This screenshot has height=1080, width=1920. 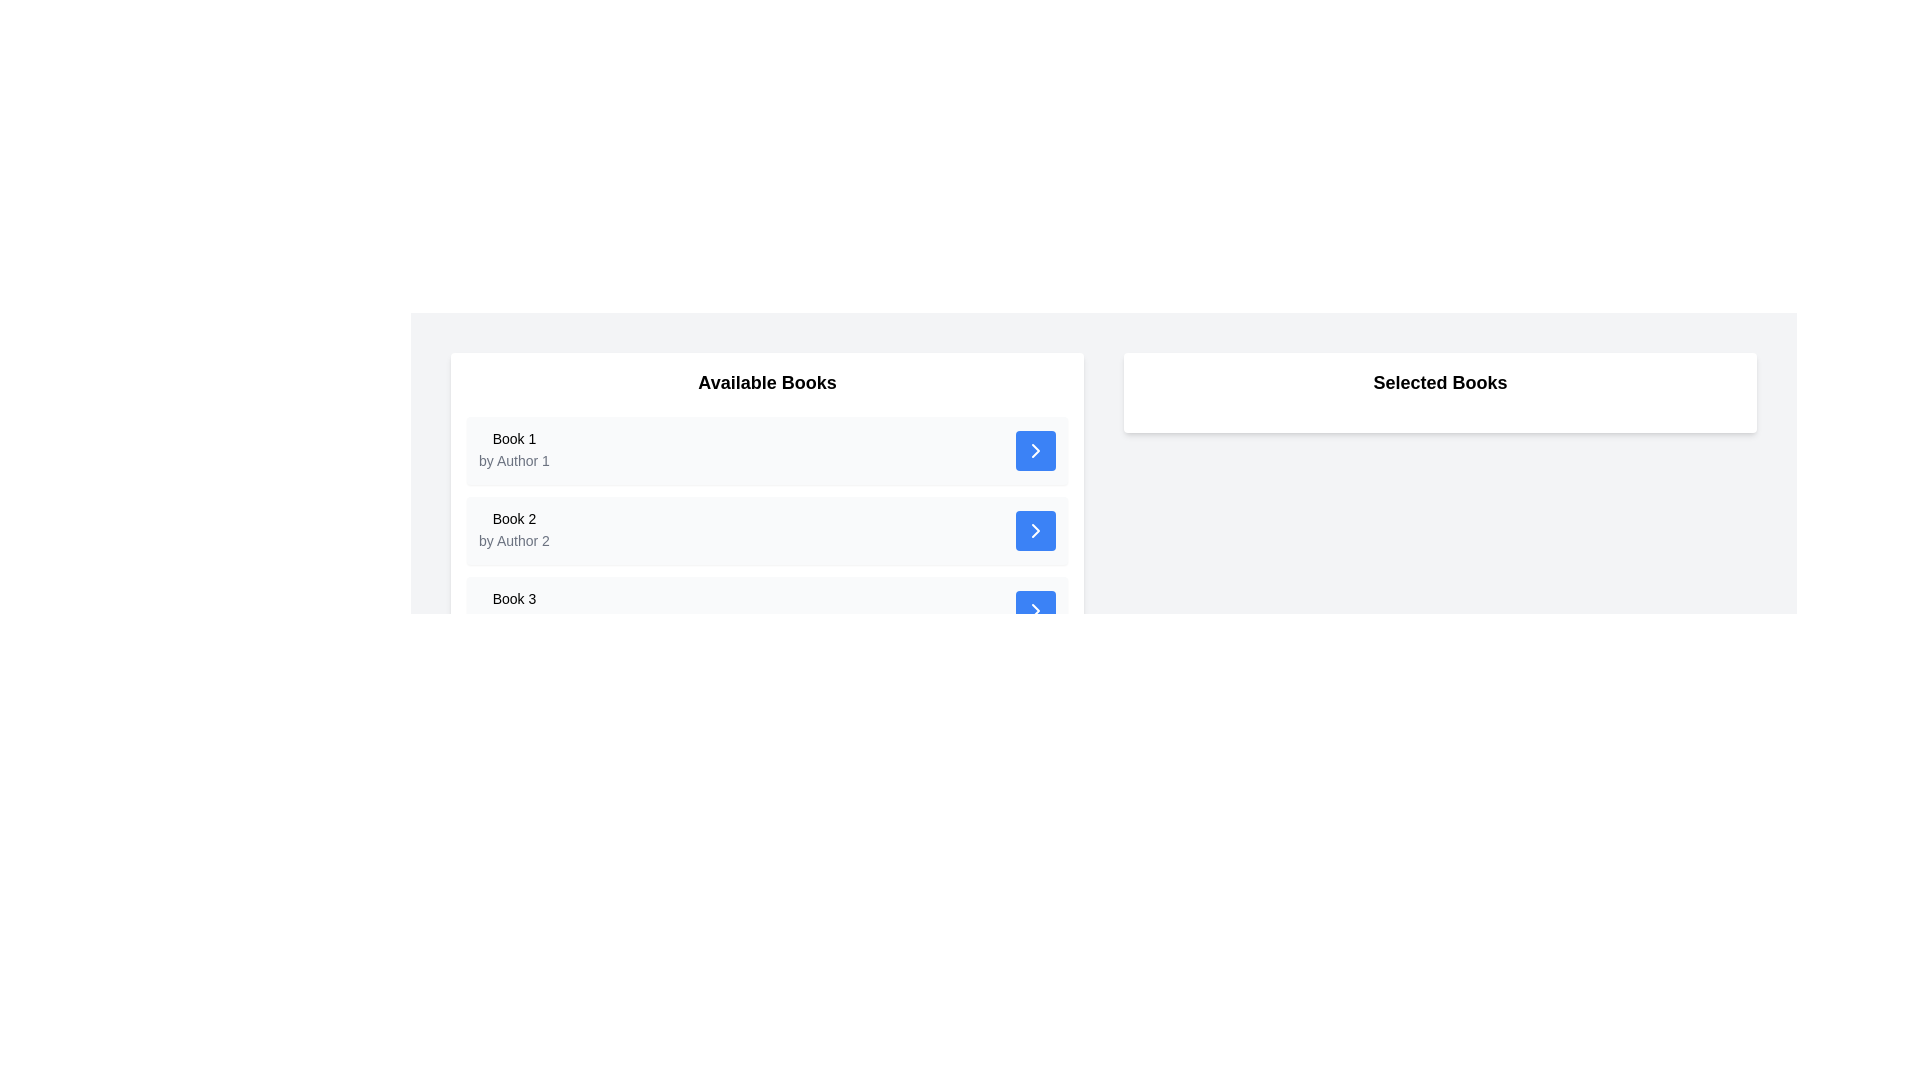 What do you see at coordinates (1036, 451) in the screenshot?
I see `the visual representation of the blue rectangular icon aligned with the row of 'Book 1', positioned towards the right edge` at bounding box center [1036, 451].